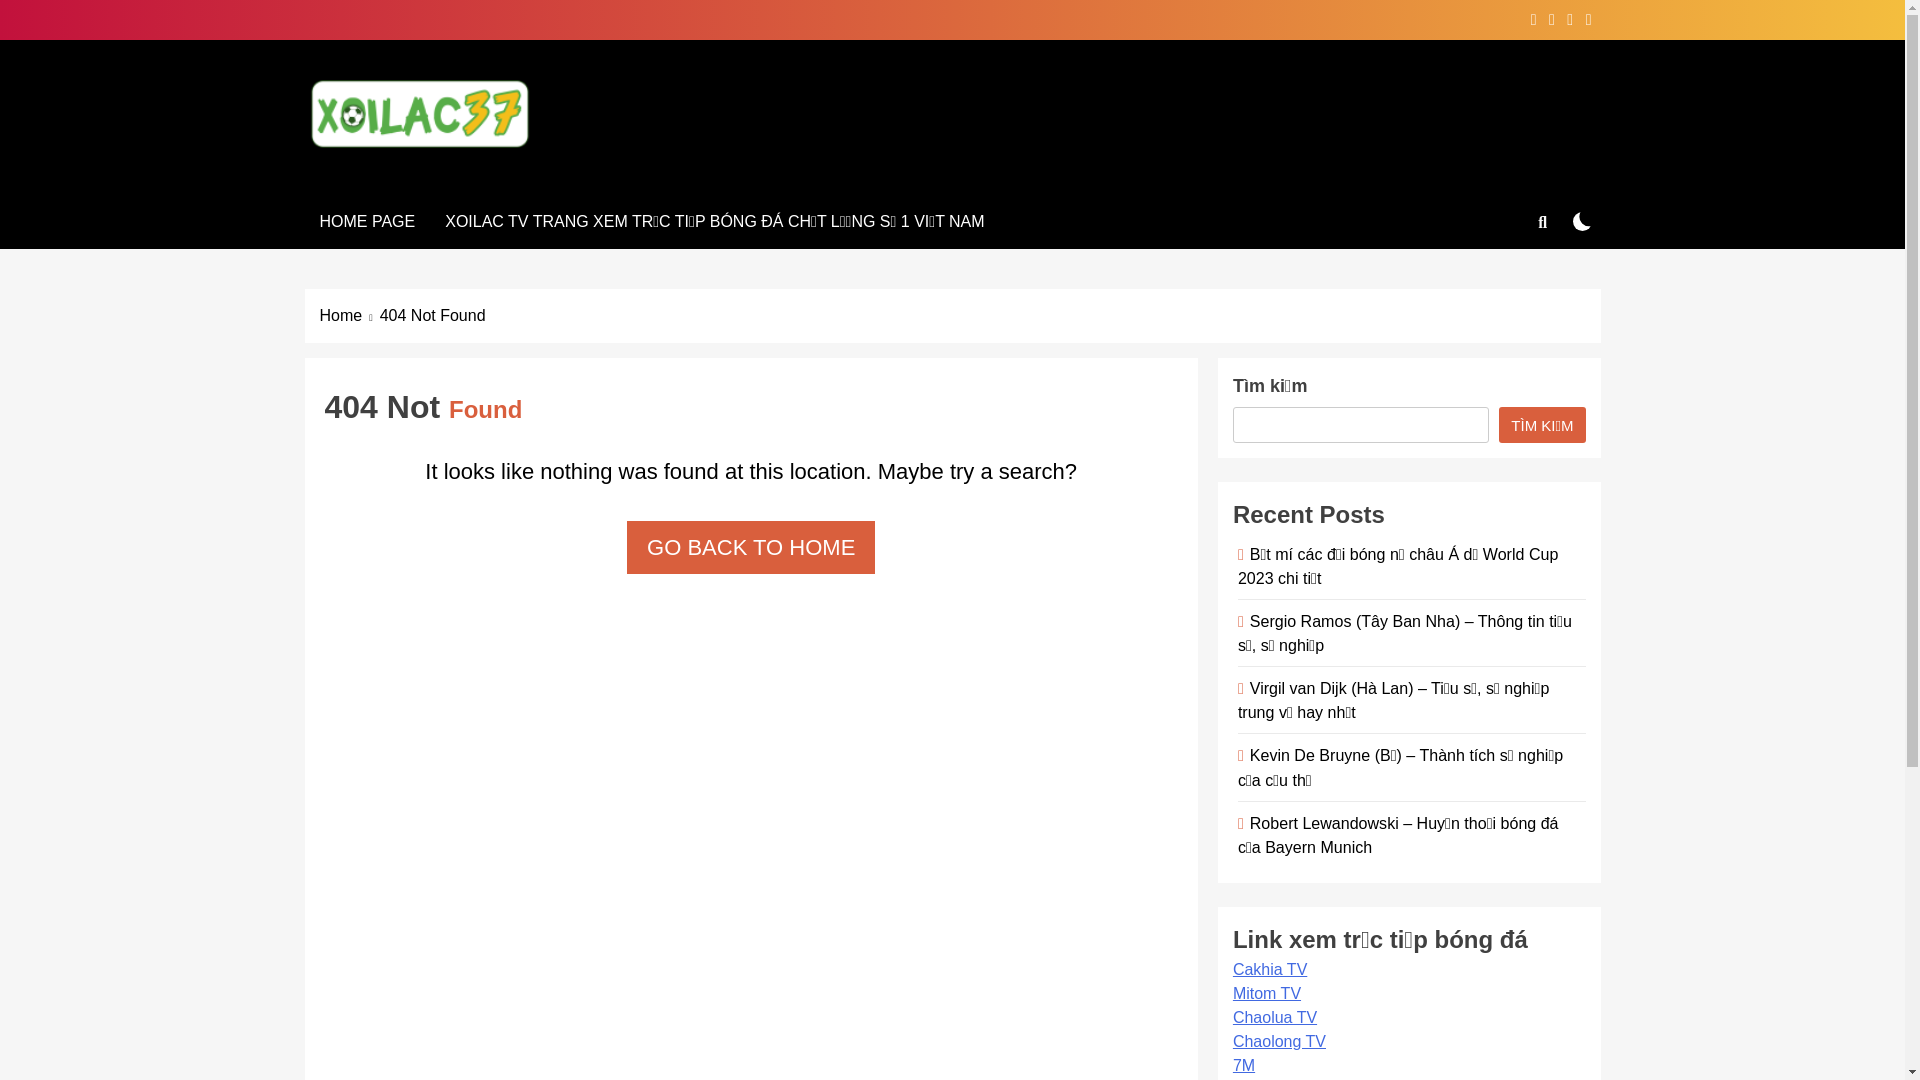 The height and width of the screenshot is (1080, 1920). I want to click on 'Chaolua TV', so click(1274, 1017).